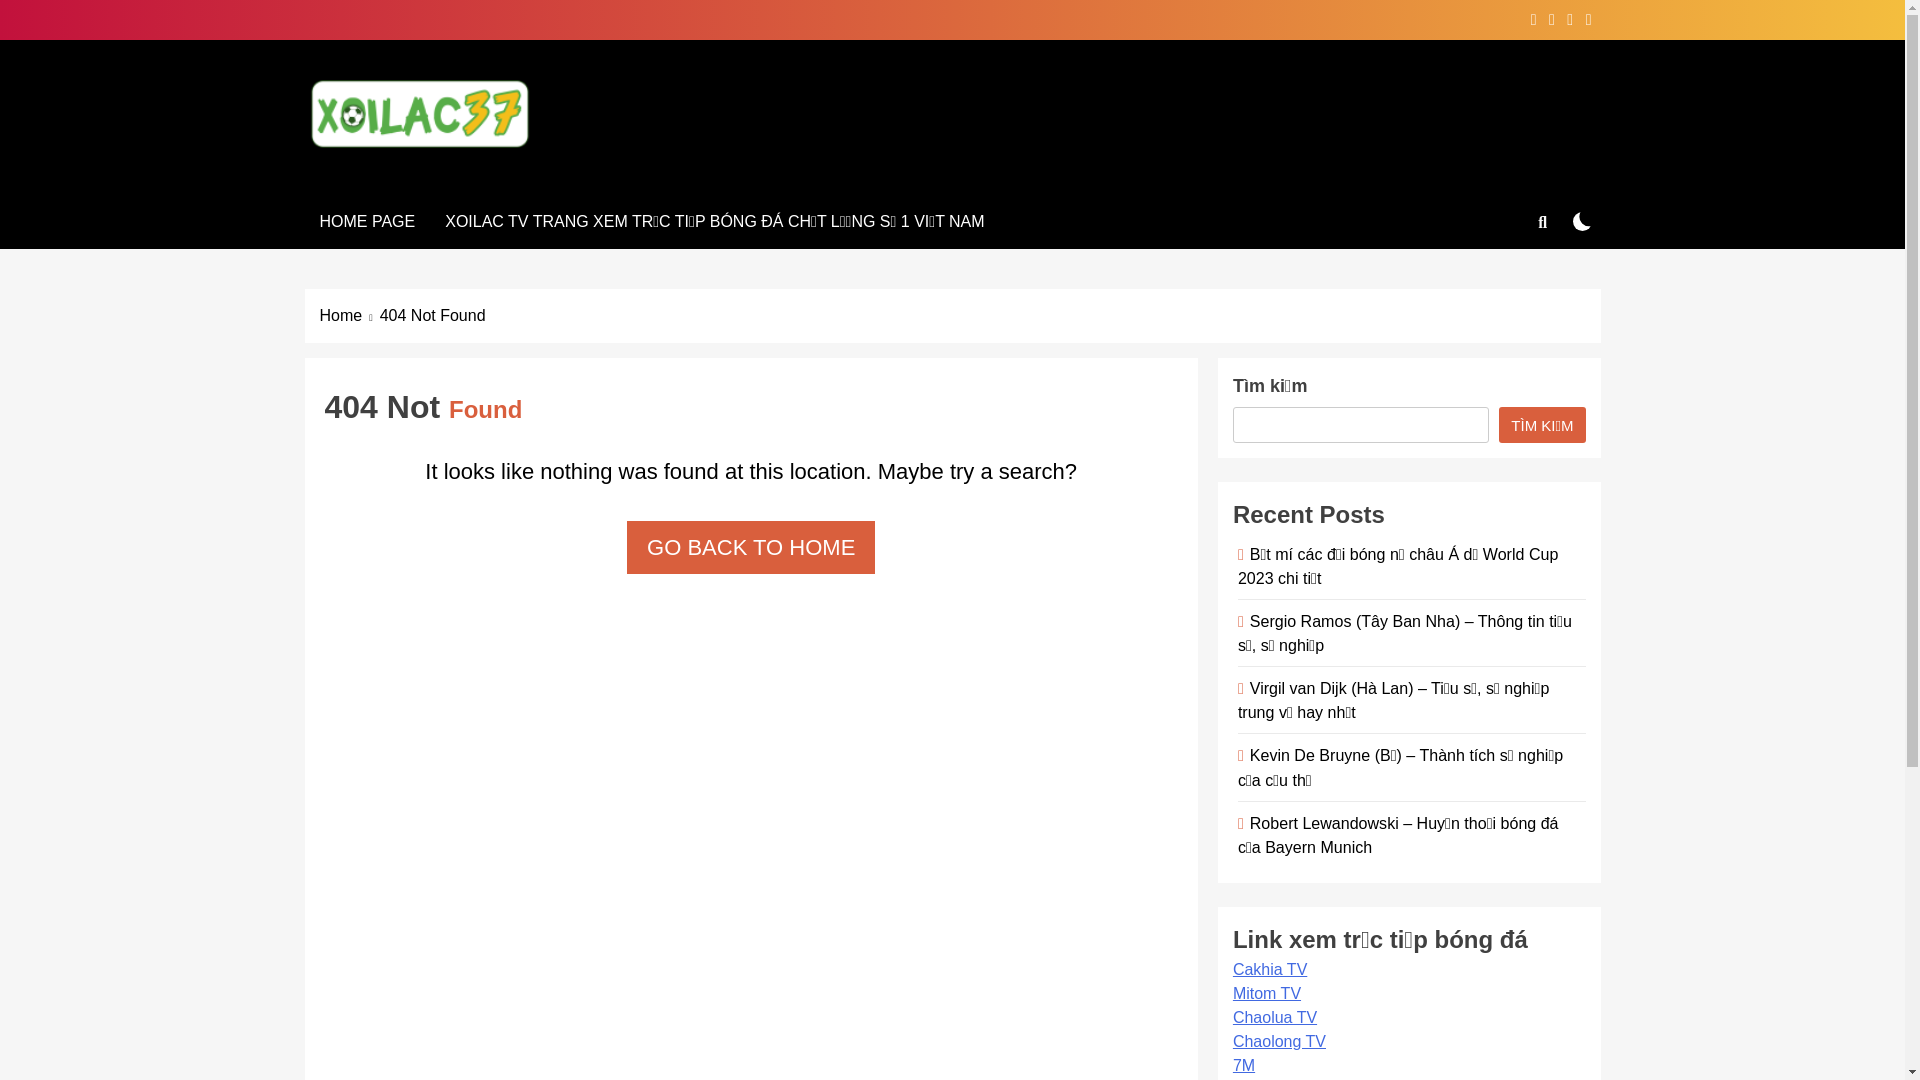 The height and width of the screenshot is (1080, 1920). I want to click on 'Chaolua TV', so click(1274, 1017).